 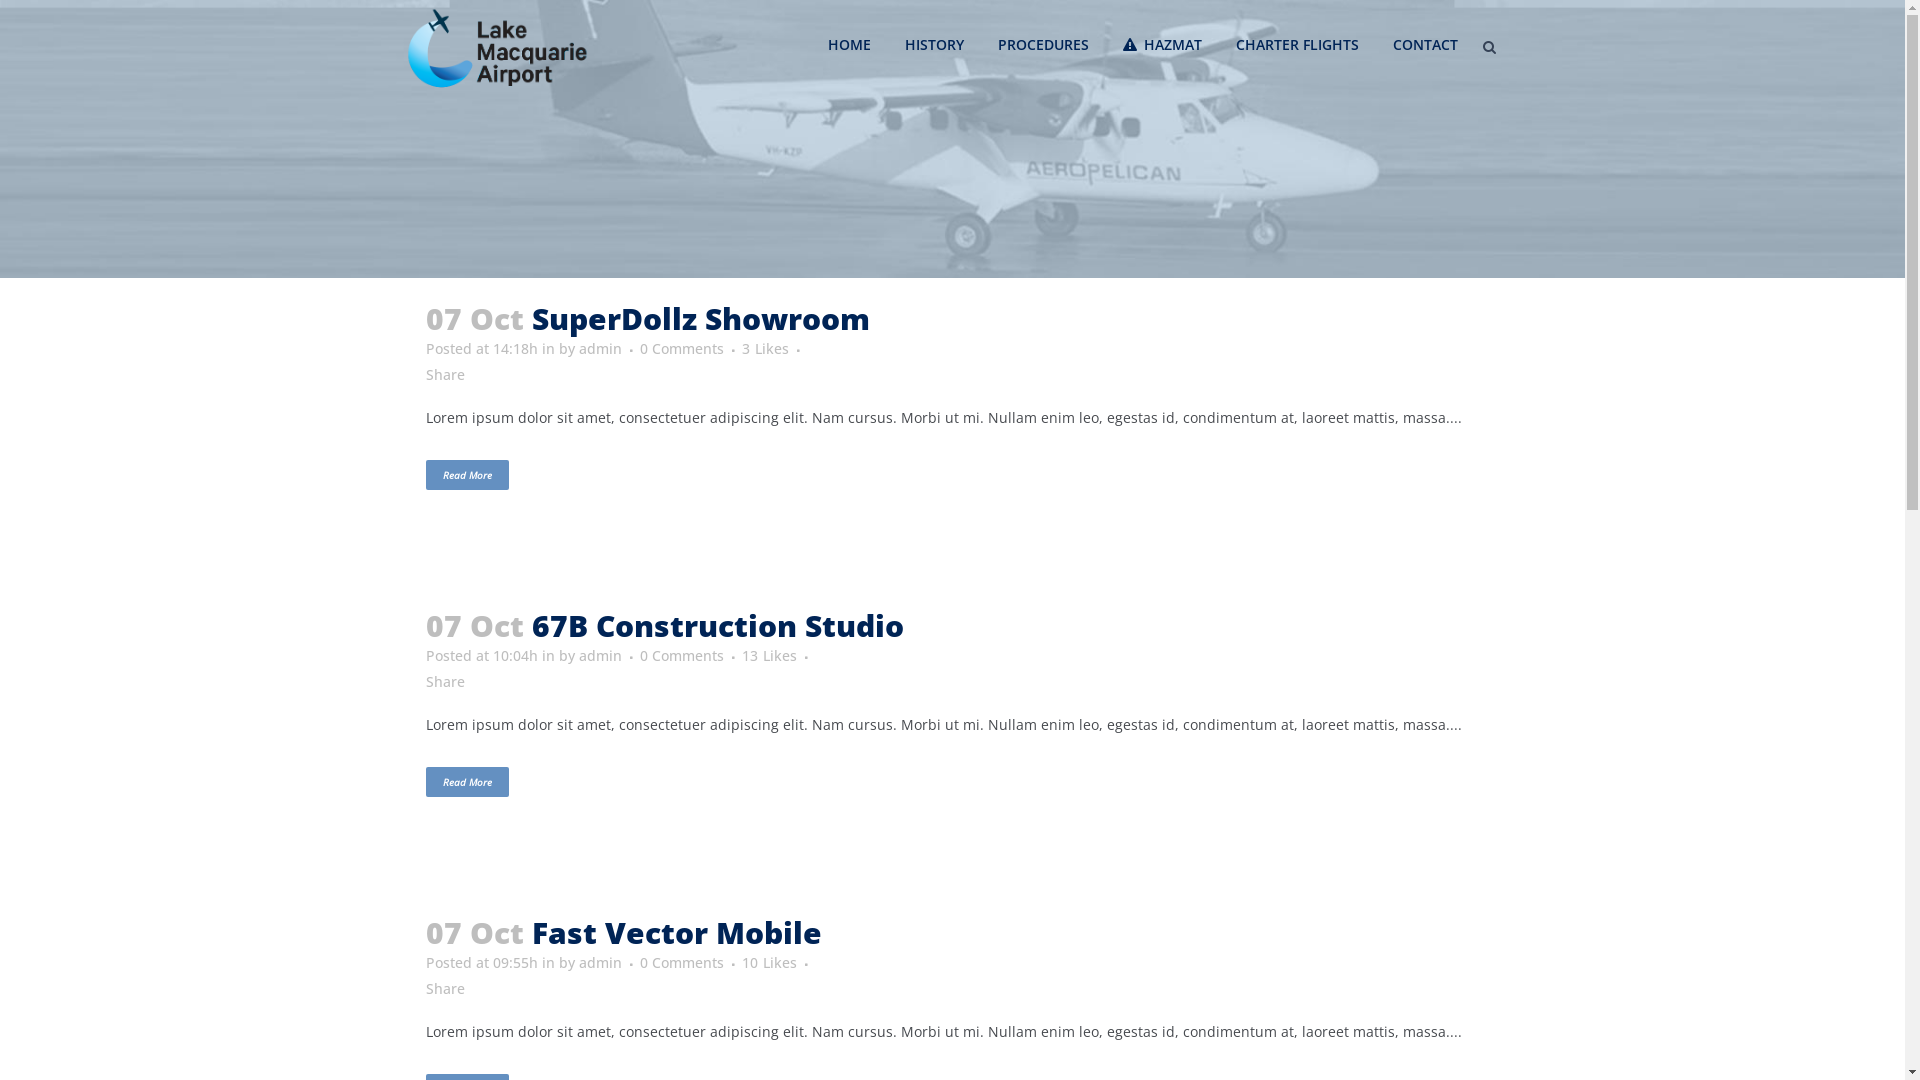 I want to click on 'HOME', so click(x=848, y=45).